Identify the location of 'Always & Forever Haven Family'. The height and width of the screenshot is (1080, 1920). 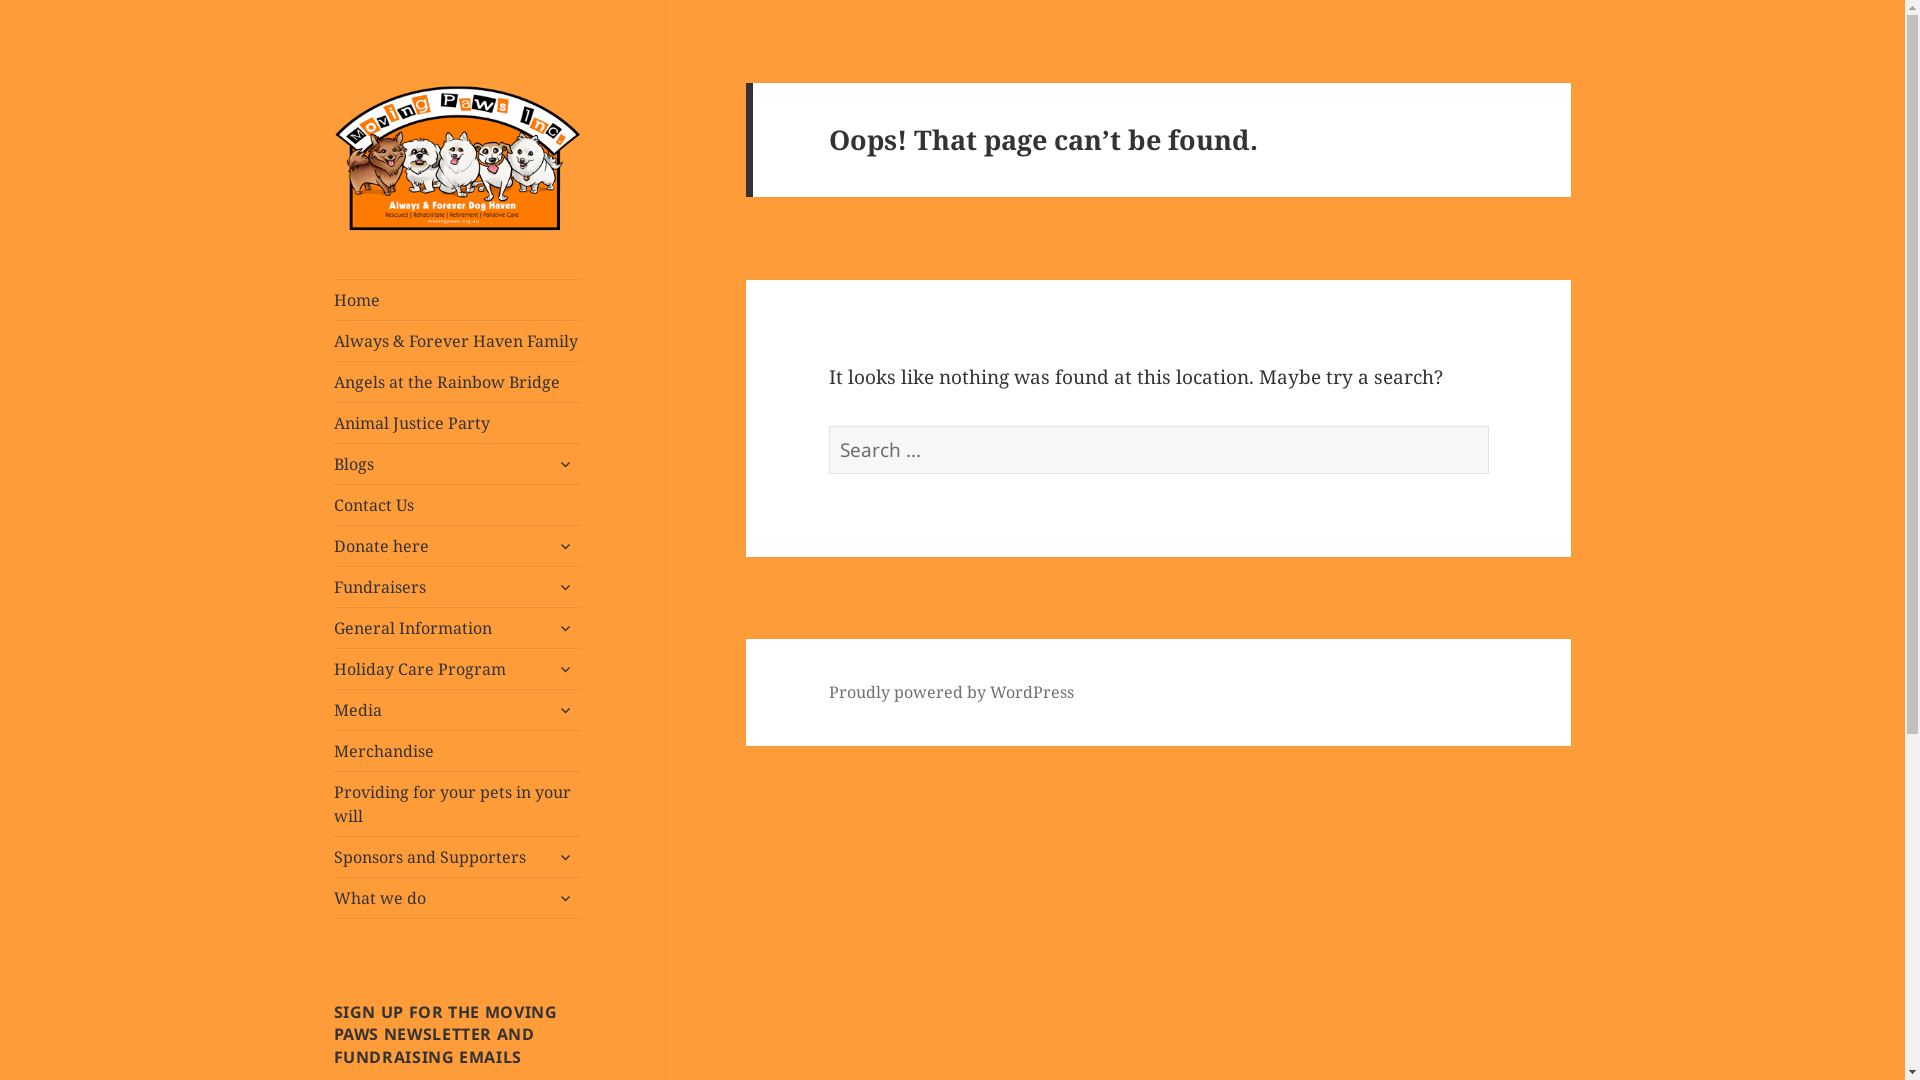
(456, 339).